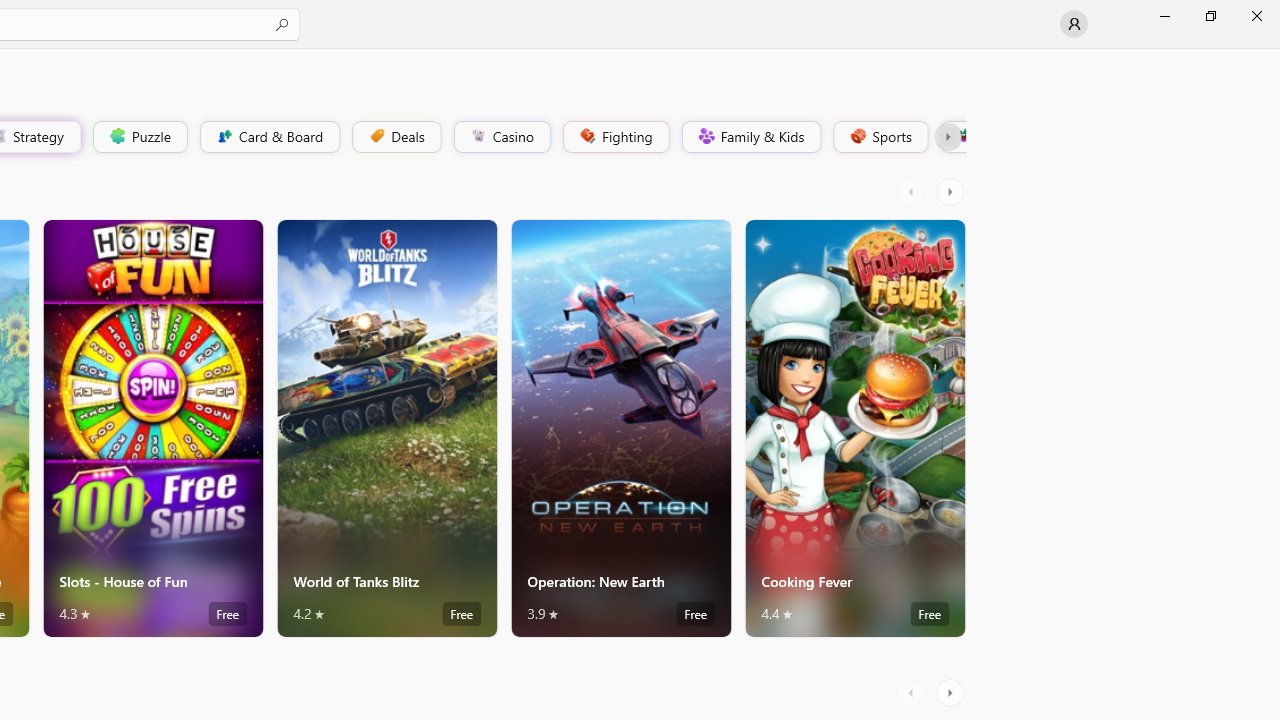 This screenshot has width=1280, height=720. What do you see at coordinates (912, 692) in the screenshot?
I see `'AutomationID: LeftScrollButton'` at bounding box center [912, 692].